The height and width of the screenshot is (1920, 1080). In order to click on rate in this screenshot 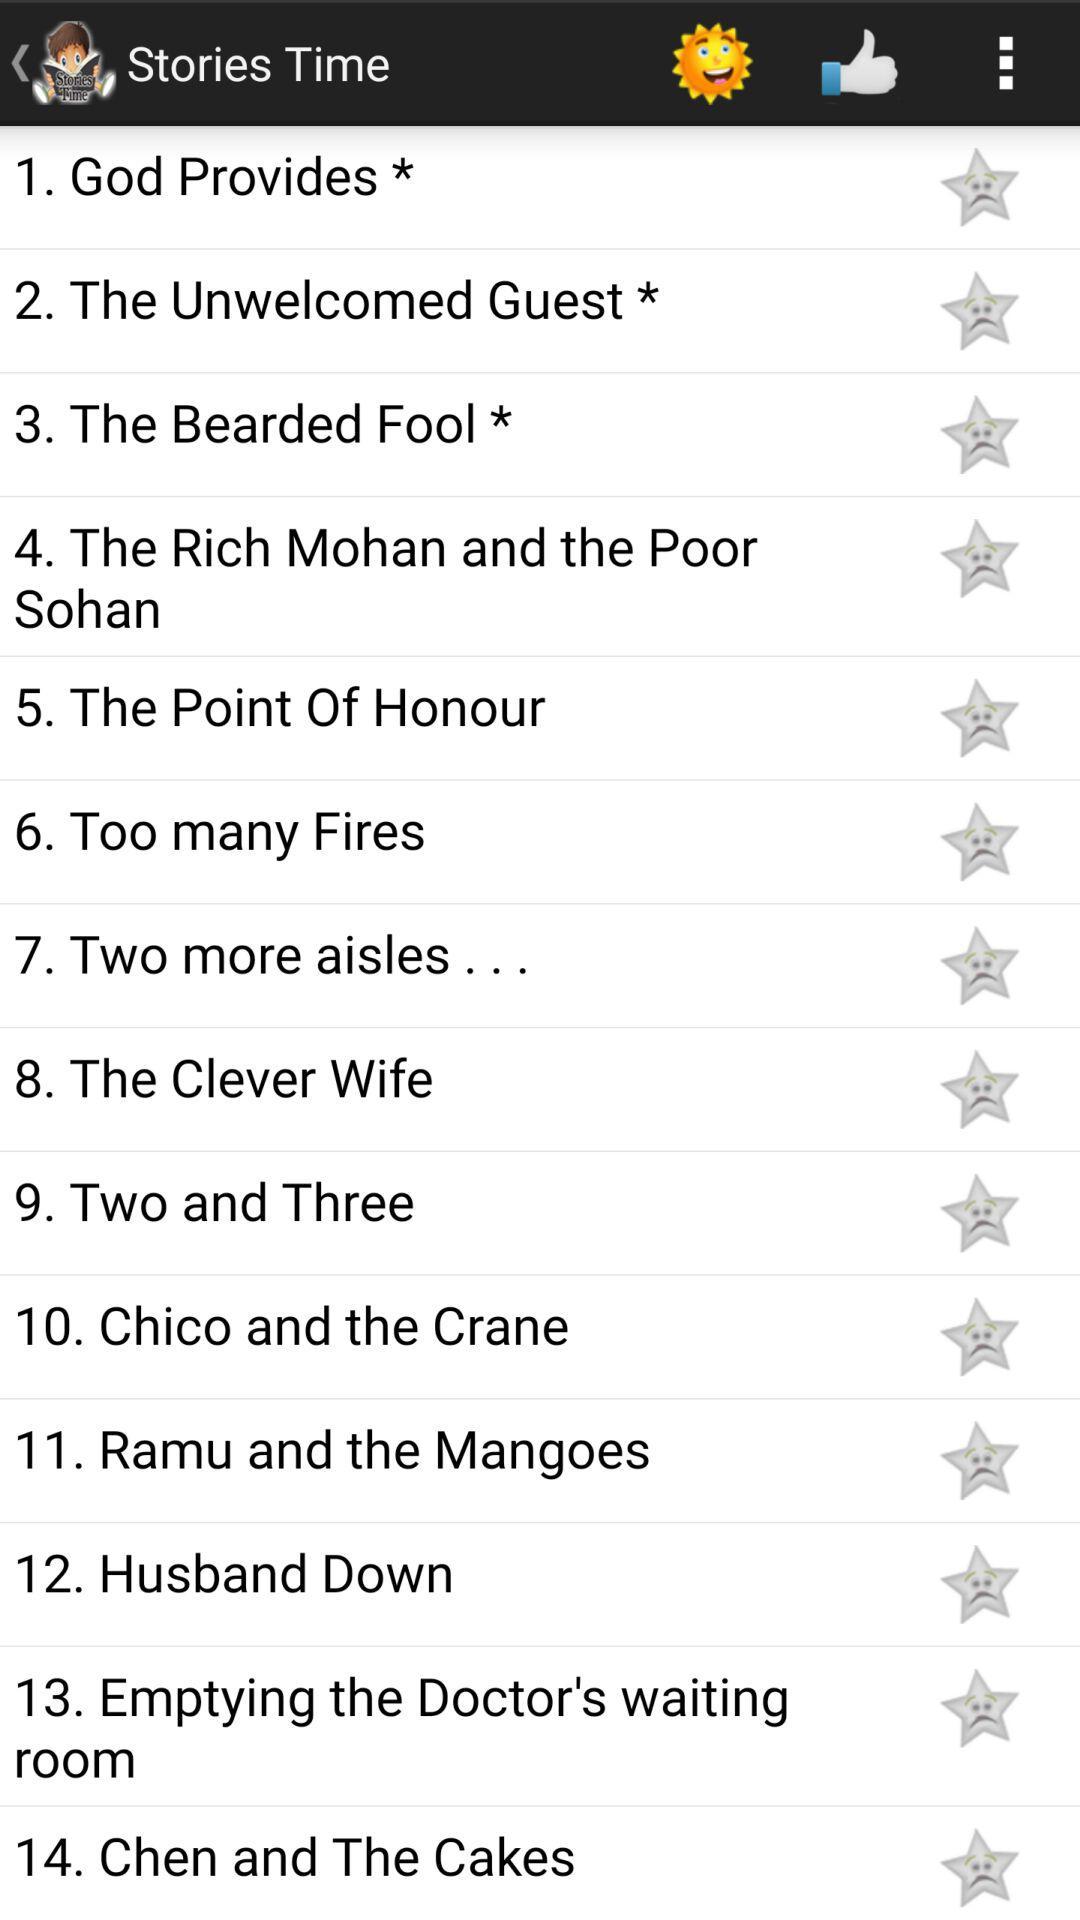, I will do `click(978, 1460)`.